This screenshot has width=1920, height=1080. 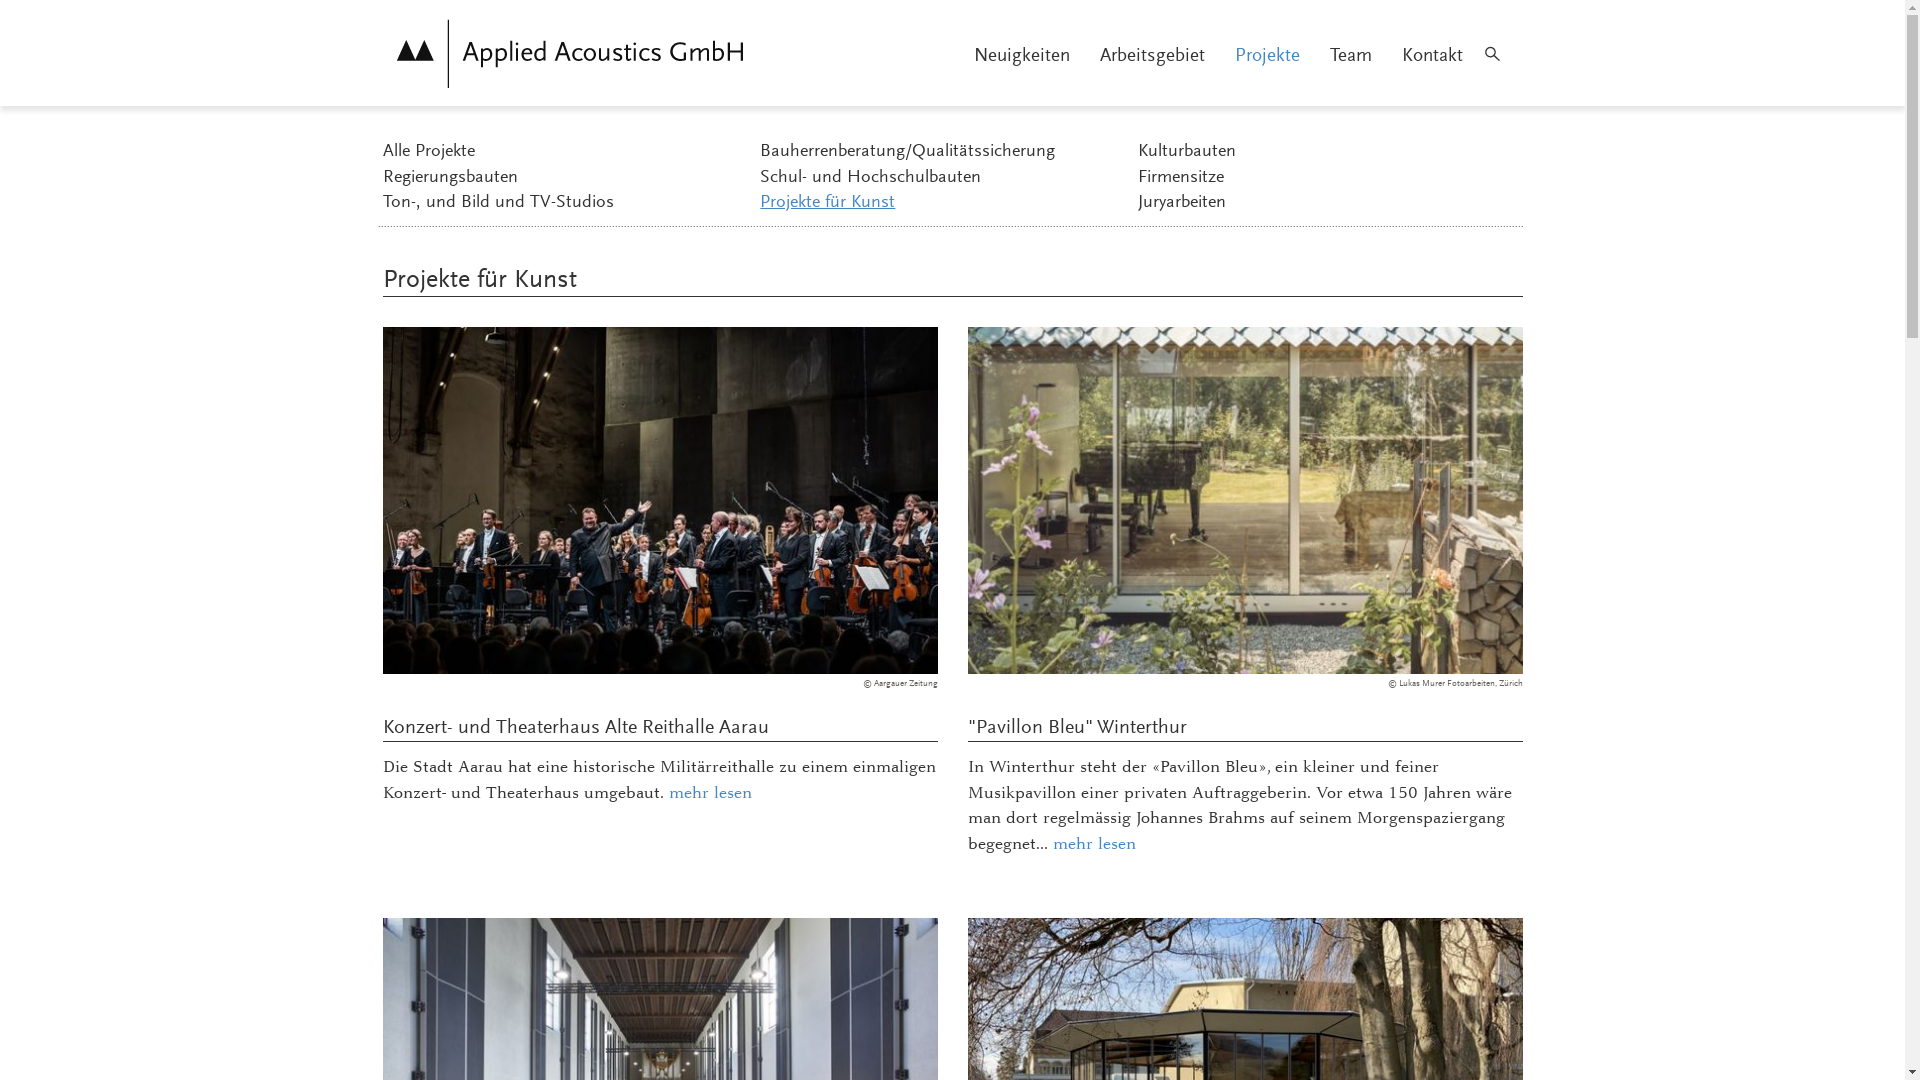 I want to click on 'Kontakt', so click(x=1430, y=55).